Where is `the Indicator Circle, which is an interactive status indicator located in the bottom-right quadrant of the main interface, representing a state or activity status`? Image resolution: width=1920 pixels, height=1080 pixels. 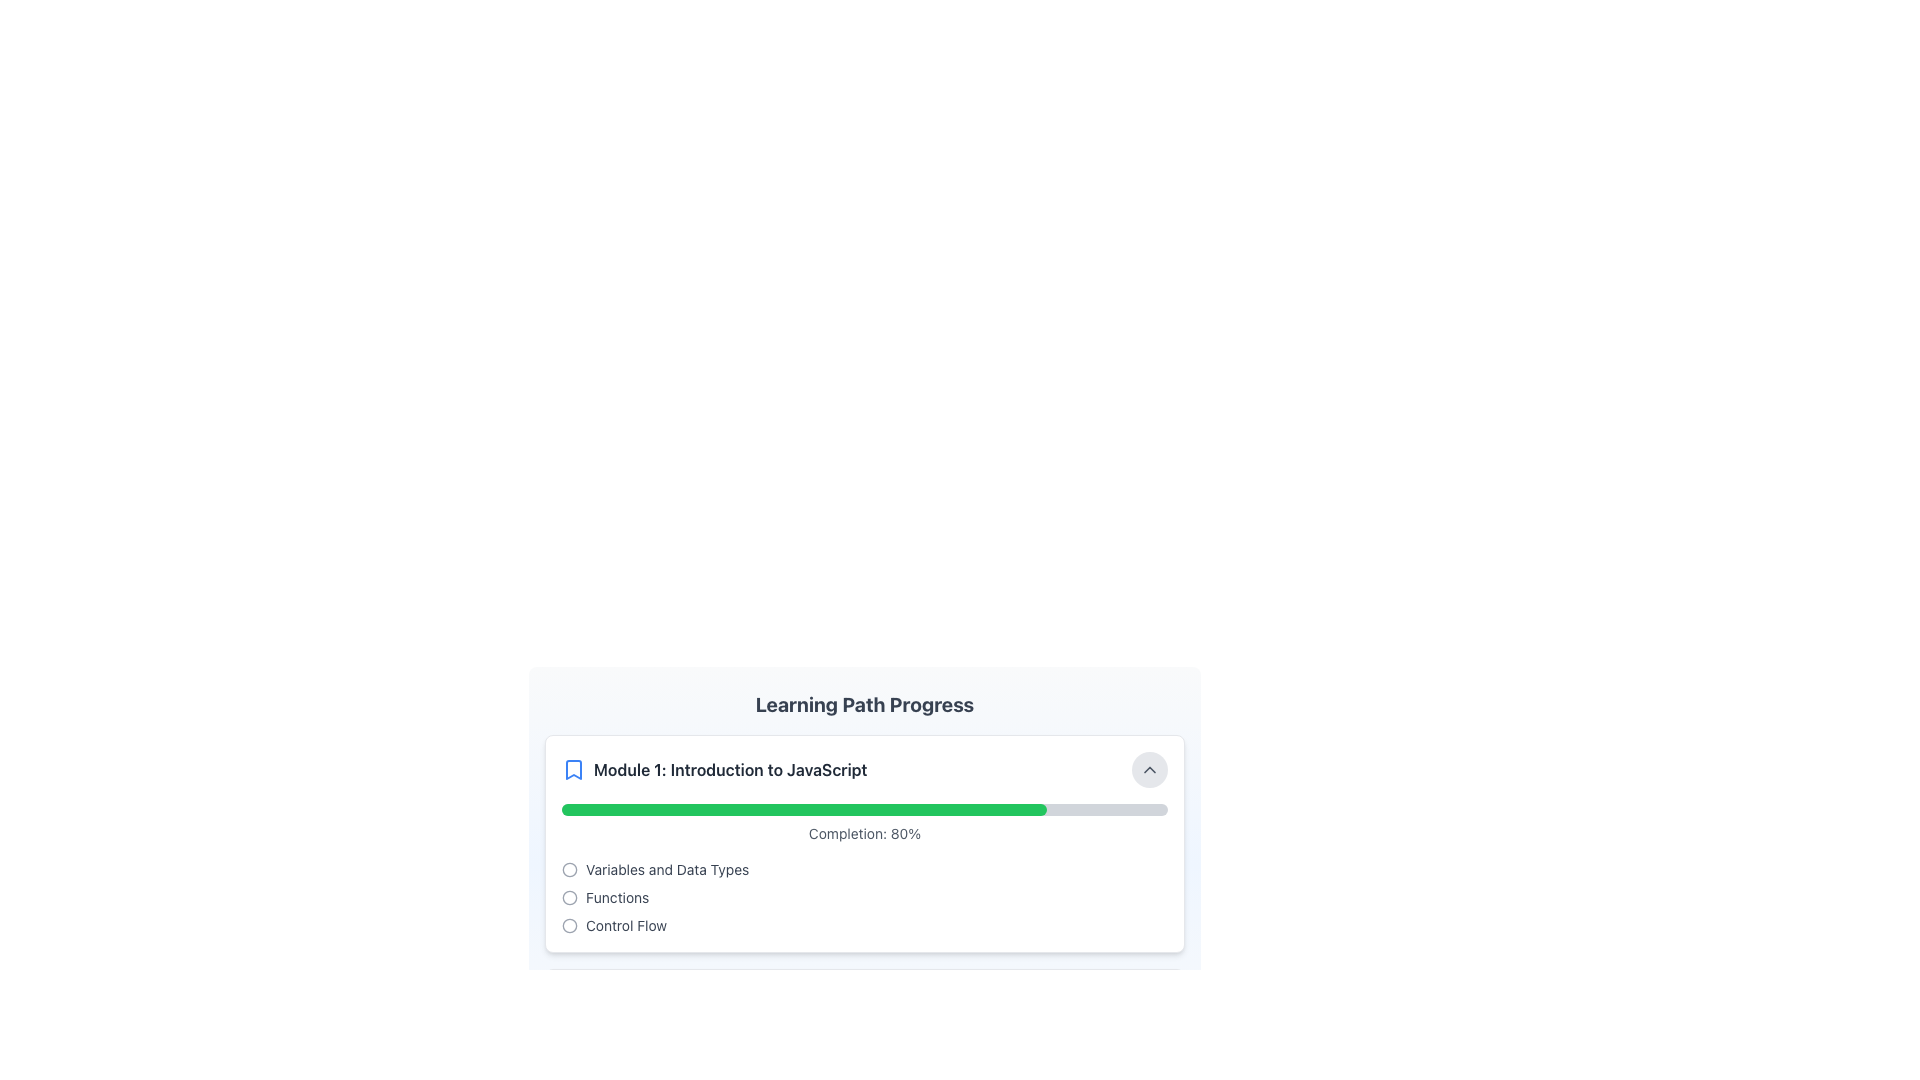 the Indicator Circle, which is an interactive status indicator located in the bottom-right quadrant of the main interface, representing a state or activity status is located at coordinates (569, 925).